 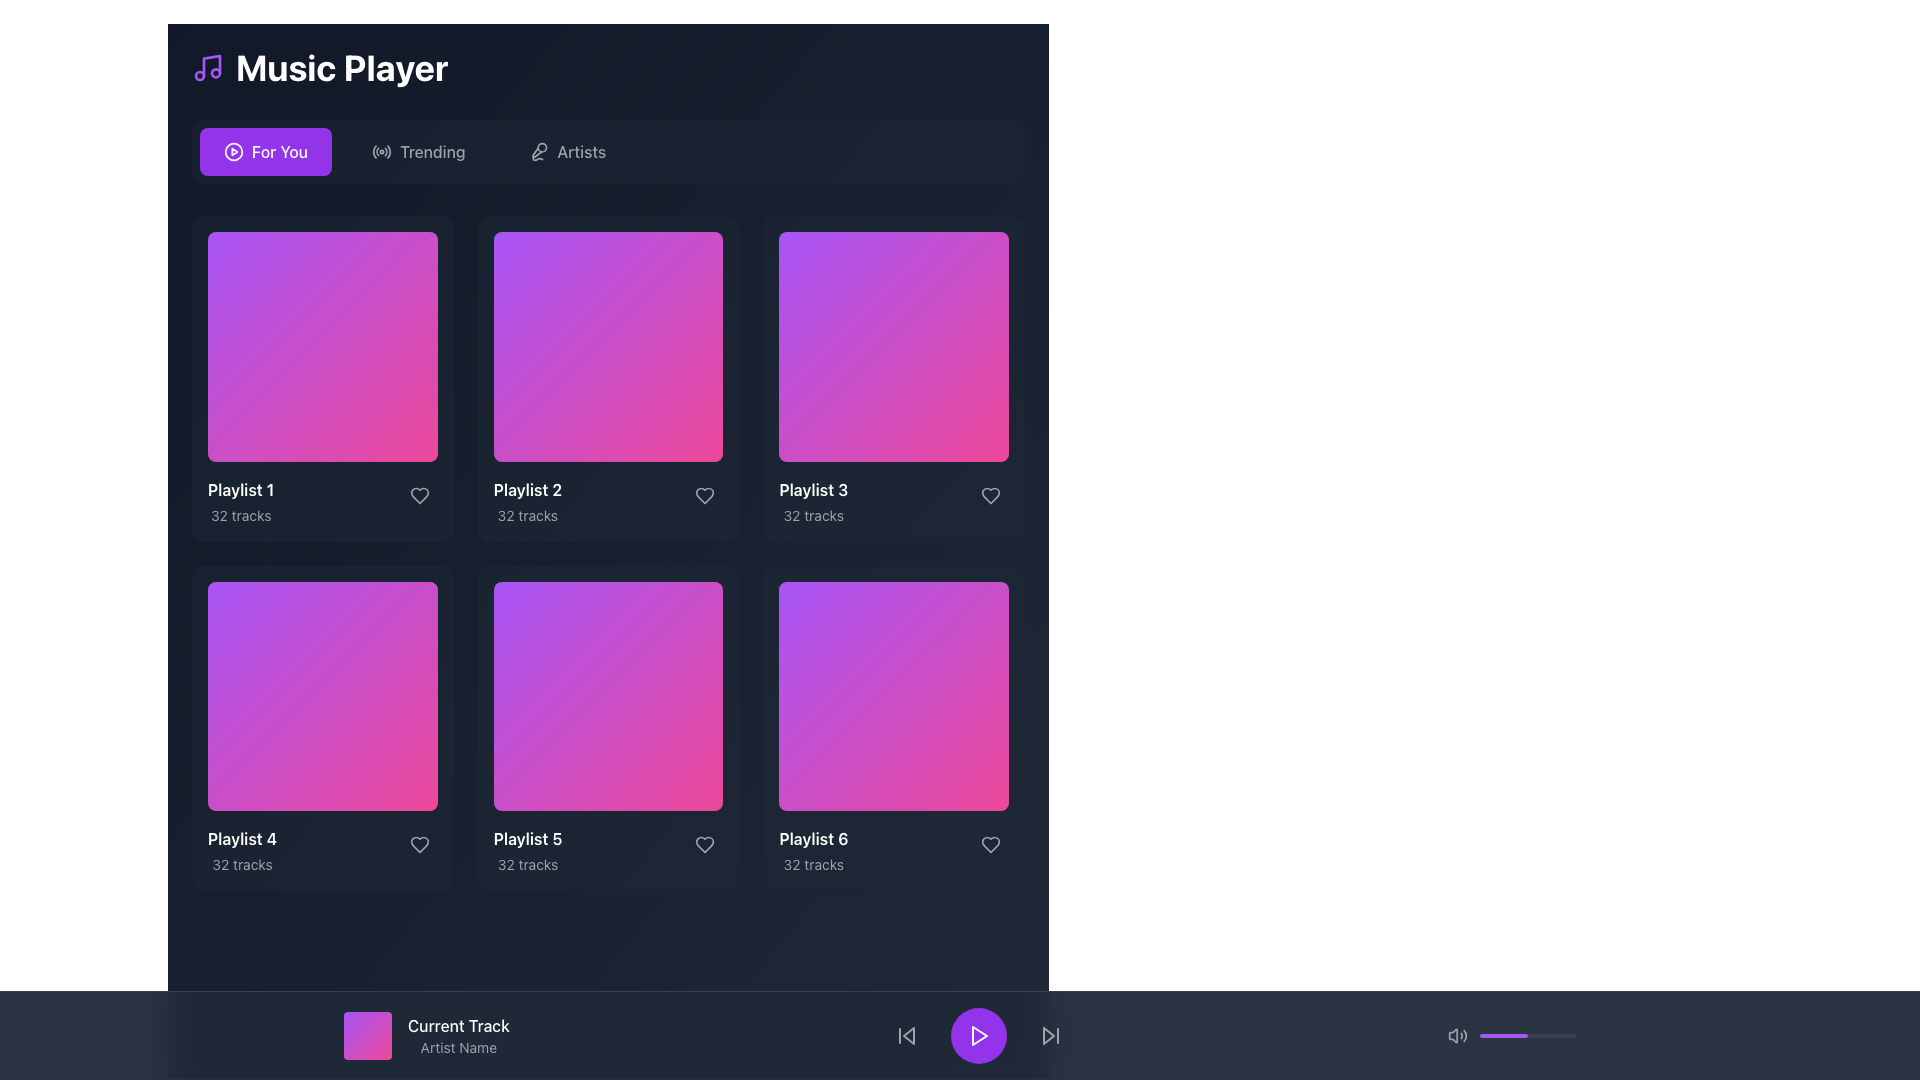 What do you see at coordinates (528, 514) in the screenshot?
I see `the text label '32 tracks,' which is styled in gray and located below the title 'Playlist 2' in the second playlist card` at bounding box center [528, 514].